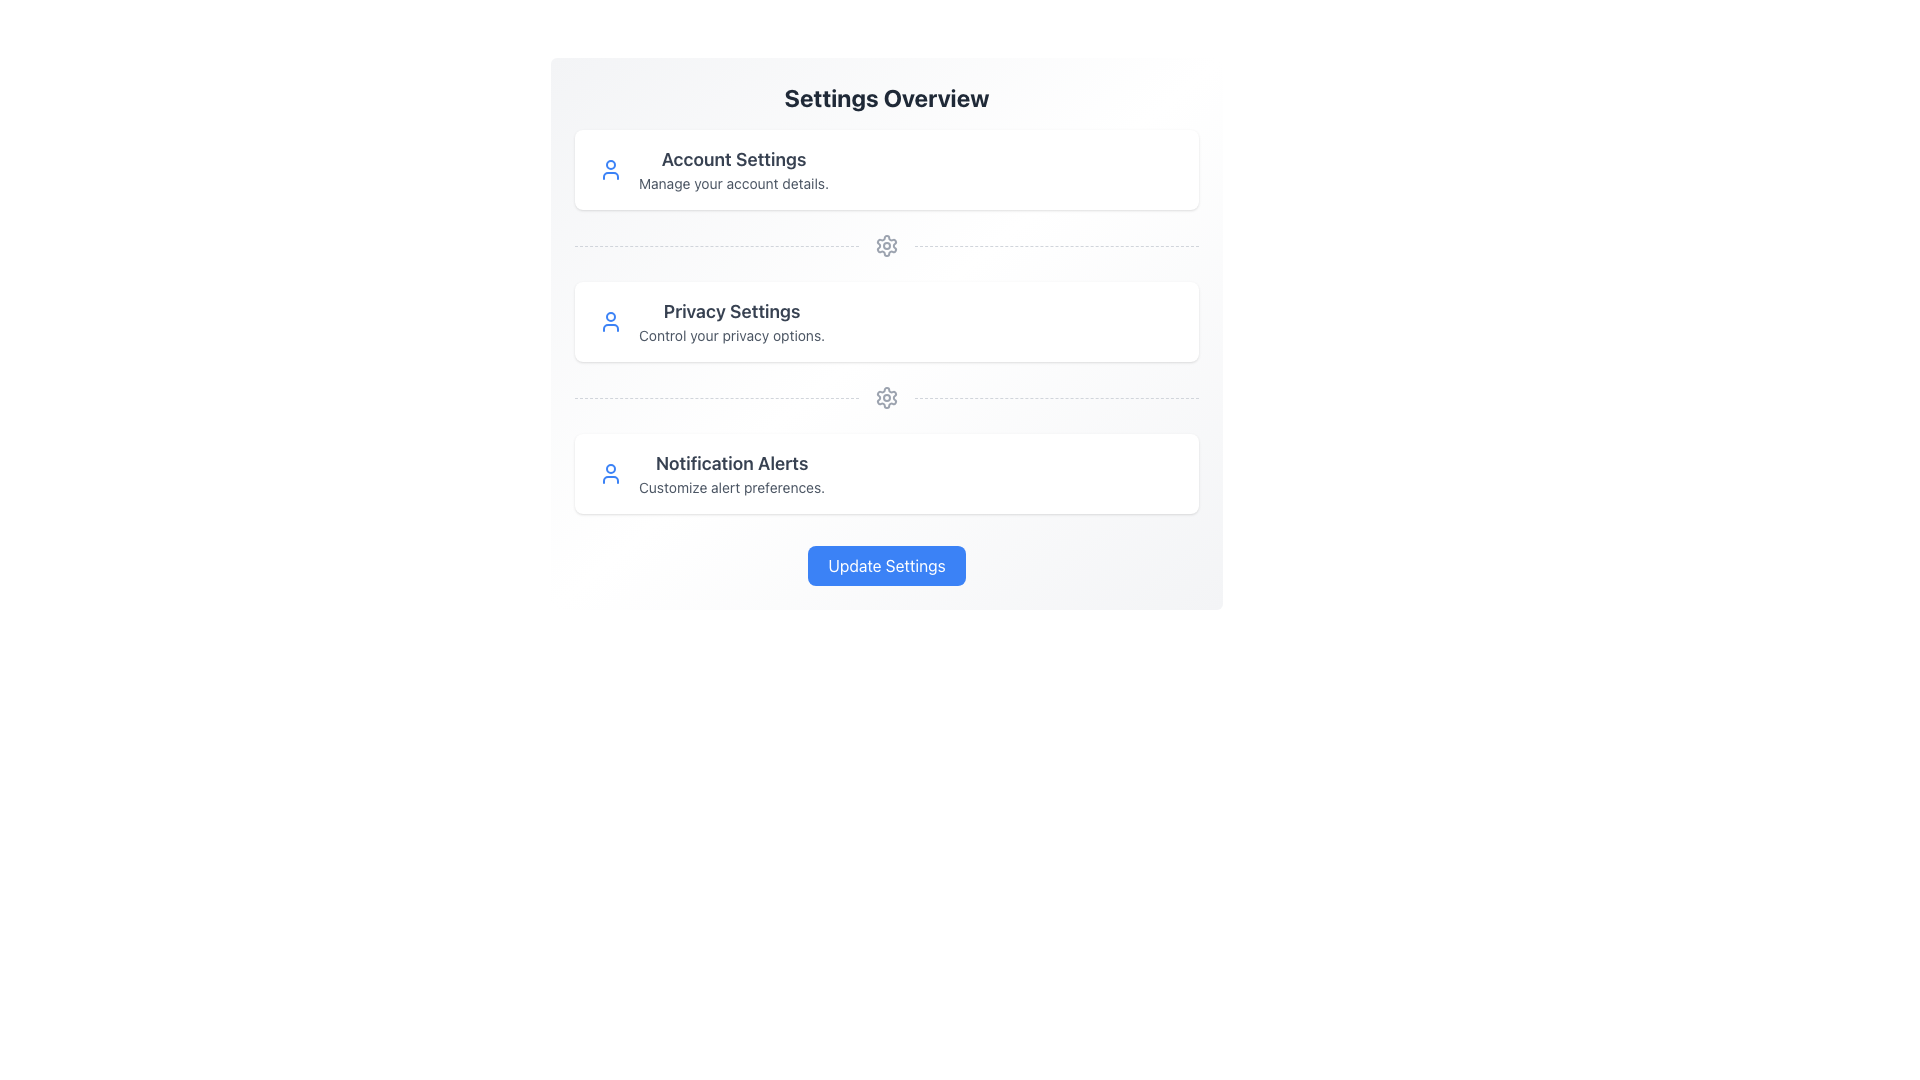  I want to click on the bold, large-sized header text displaying 'Settings Overview' at the top-center of the settings panel, so click(886, 97).